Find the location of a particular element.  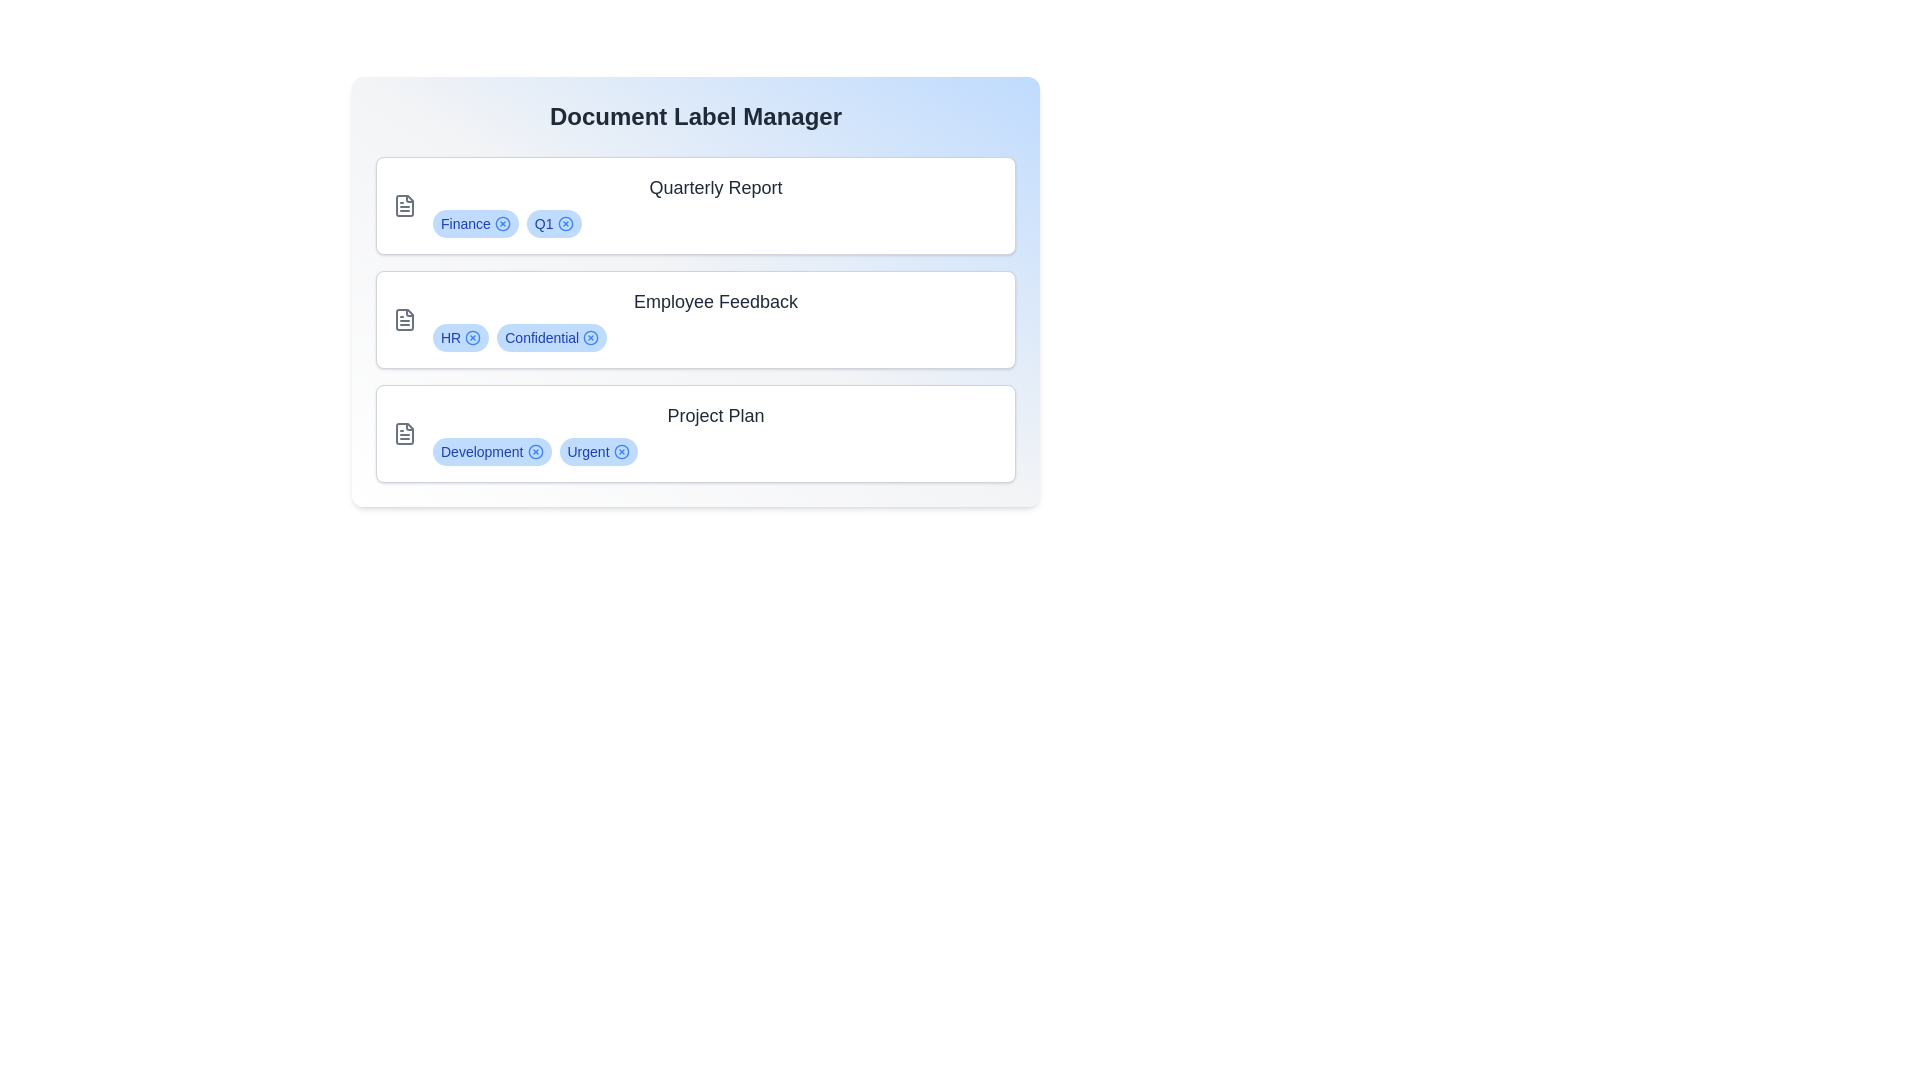

the label Finance from the document Quarterly Report is located at coordinates (502, 223).